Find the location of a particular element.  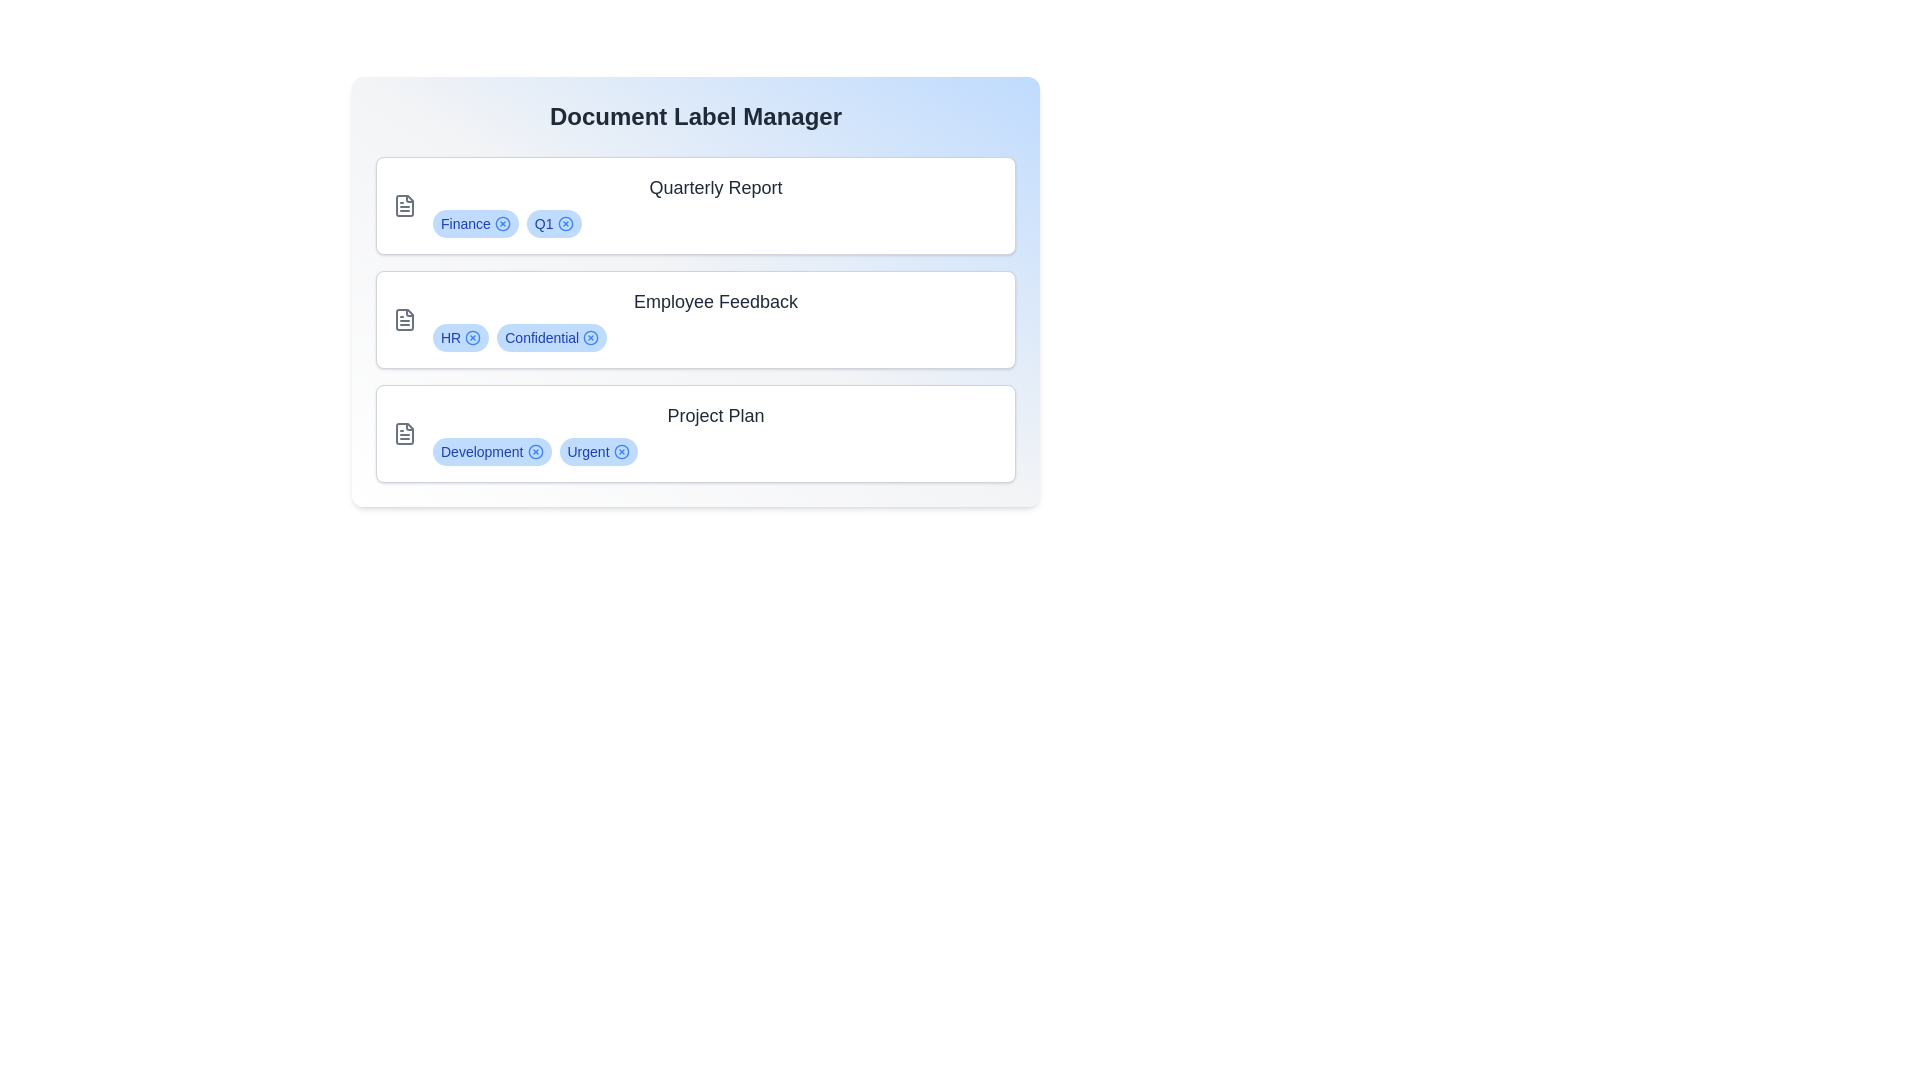

the label Finance from the document Quarterly Report is located at coordinates (502, 223).